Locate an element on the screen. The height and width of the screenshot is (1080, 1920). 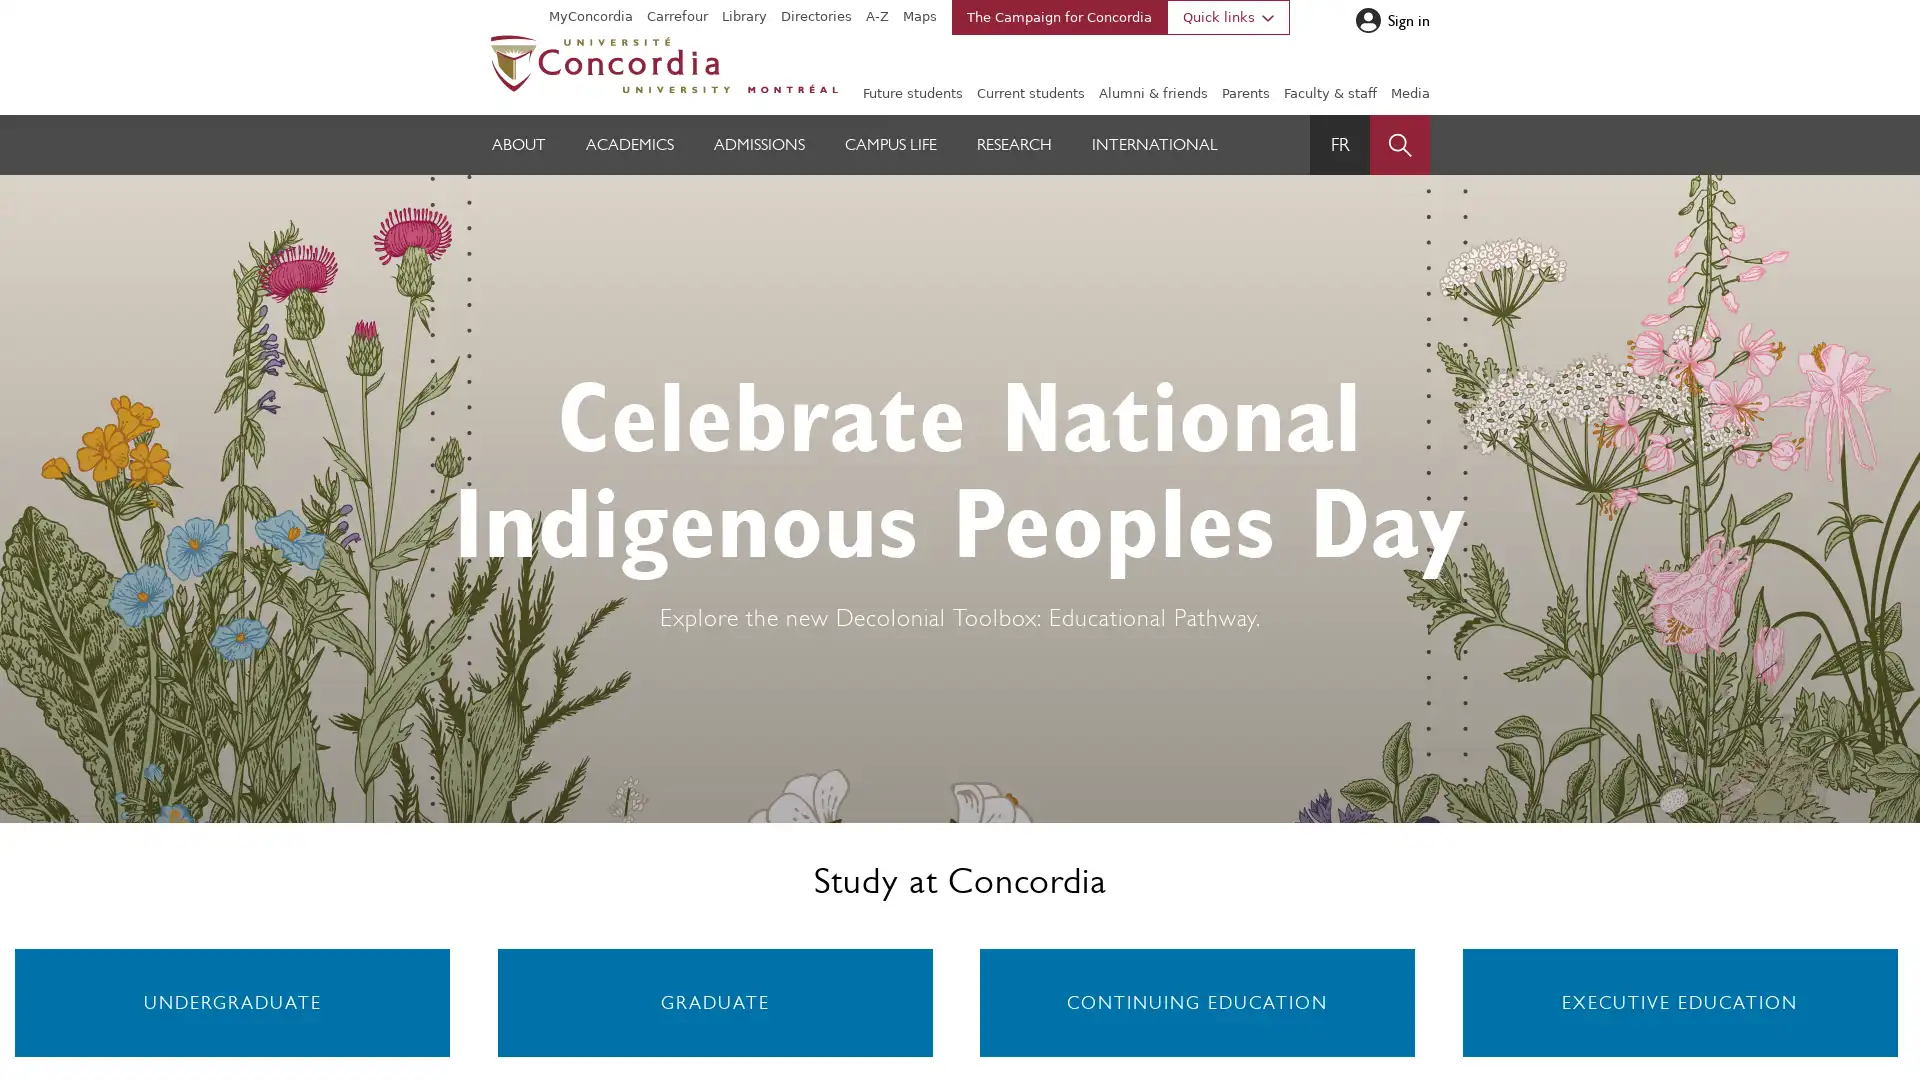
ADMISSIONS is located at coordinates (758, 144).